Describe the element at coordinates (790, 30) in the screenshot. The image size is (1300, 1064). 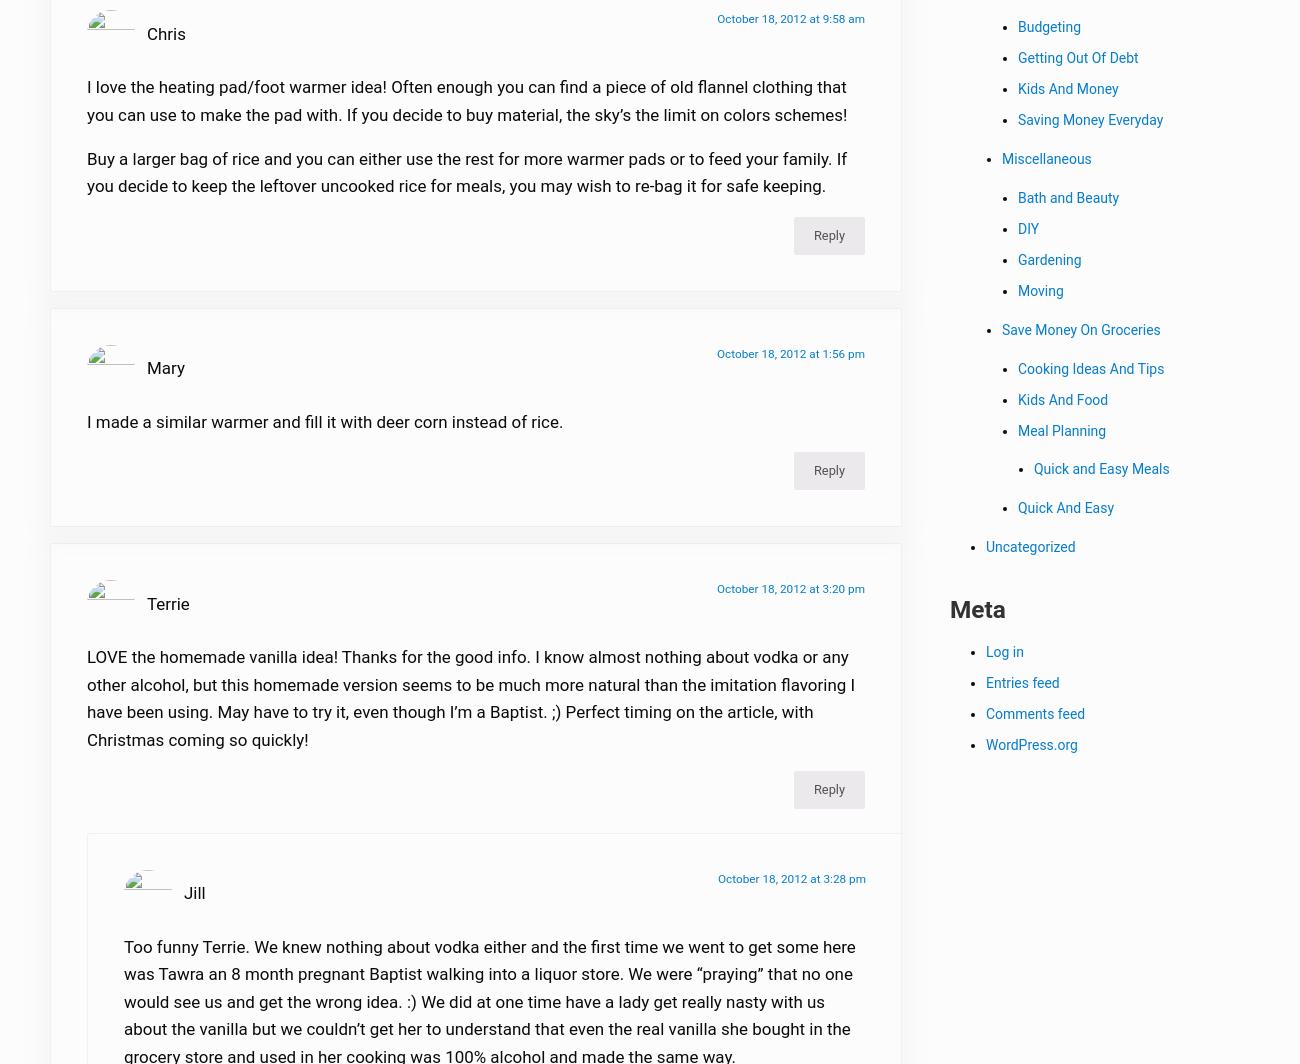
I see `'October 18, 2012 at 9:58 am'` at that location.